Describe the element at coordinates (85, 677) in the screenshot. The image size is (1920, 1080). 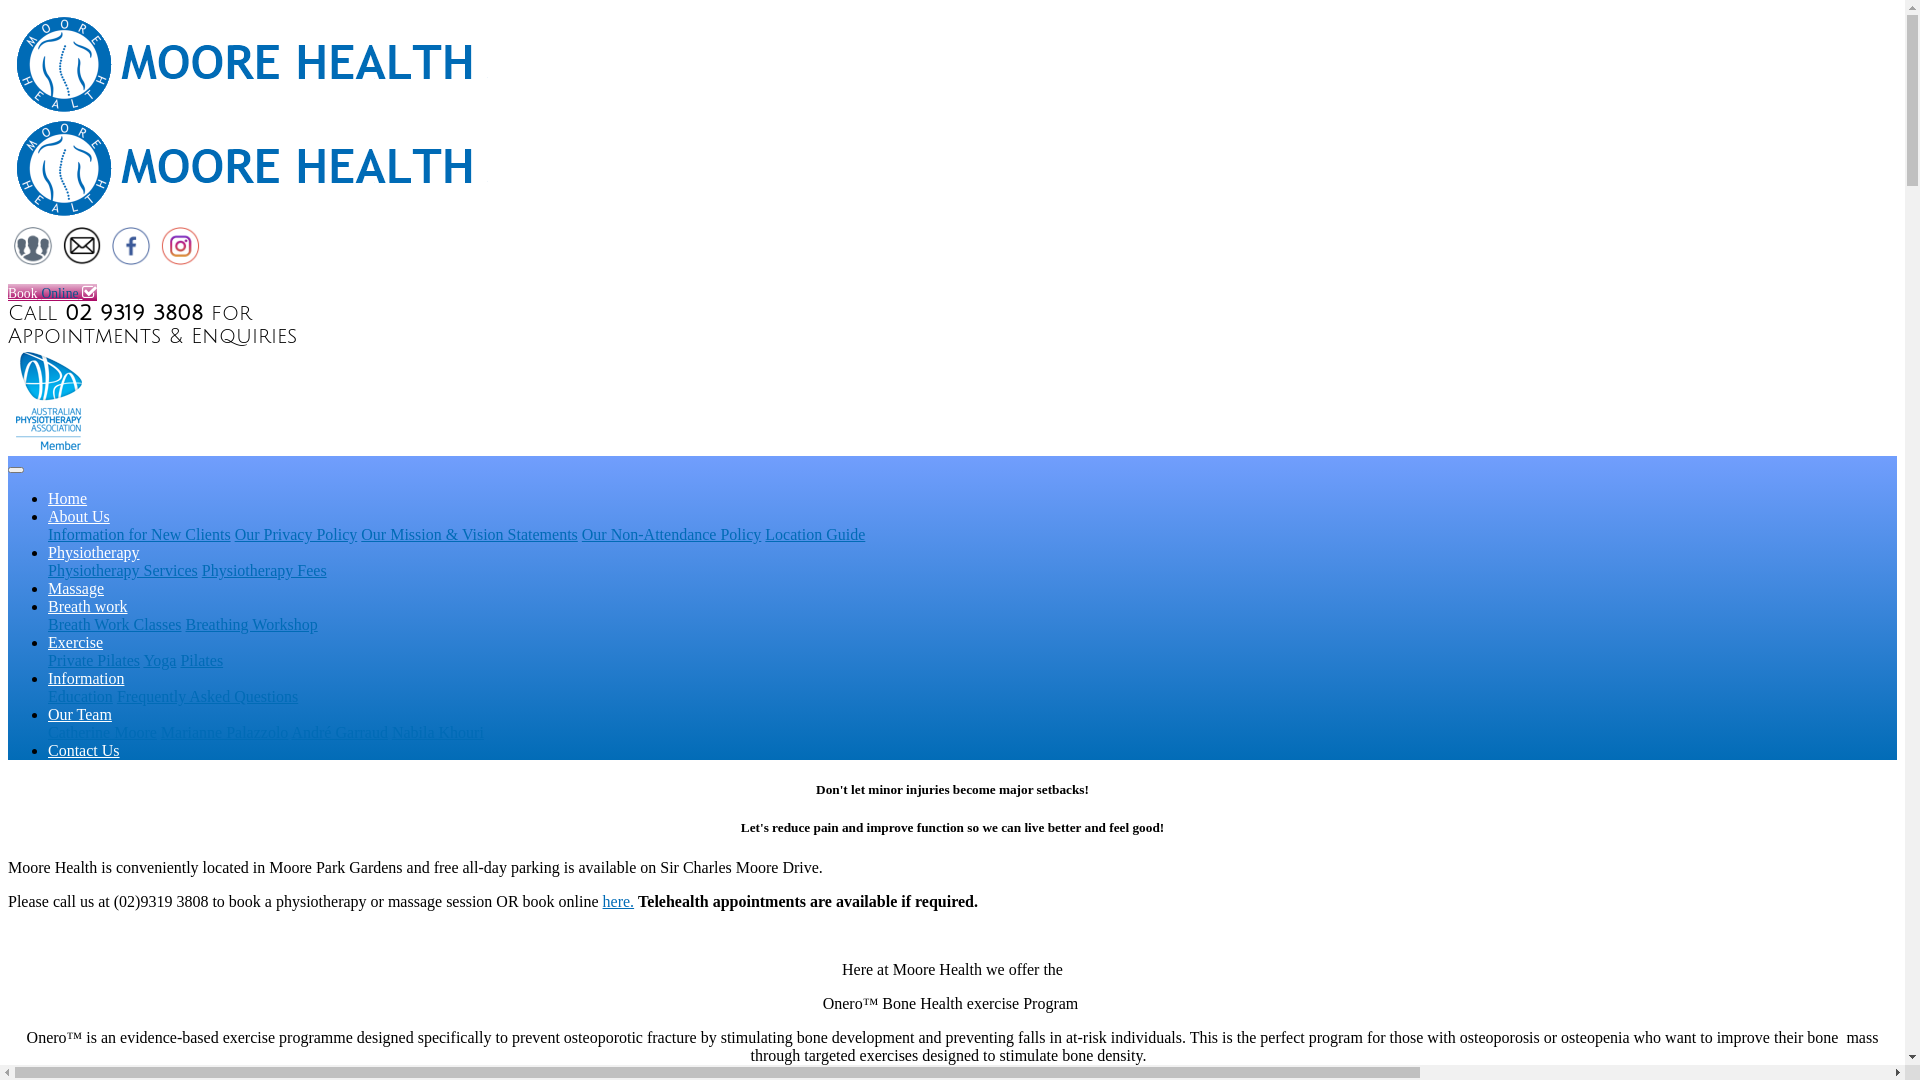
I see `'Information'` at that location.